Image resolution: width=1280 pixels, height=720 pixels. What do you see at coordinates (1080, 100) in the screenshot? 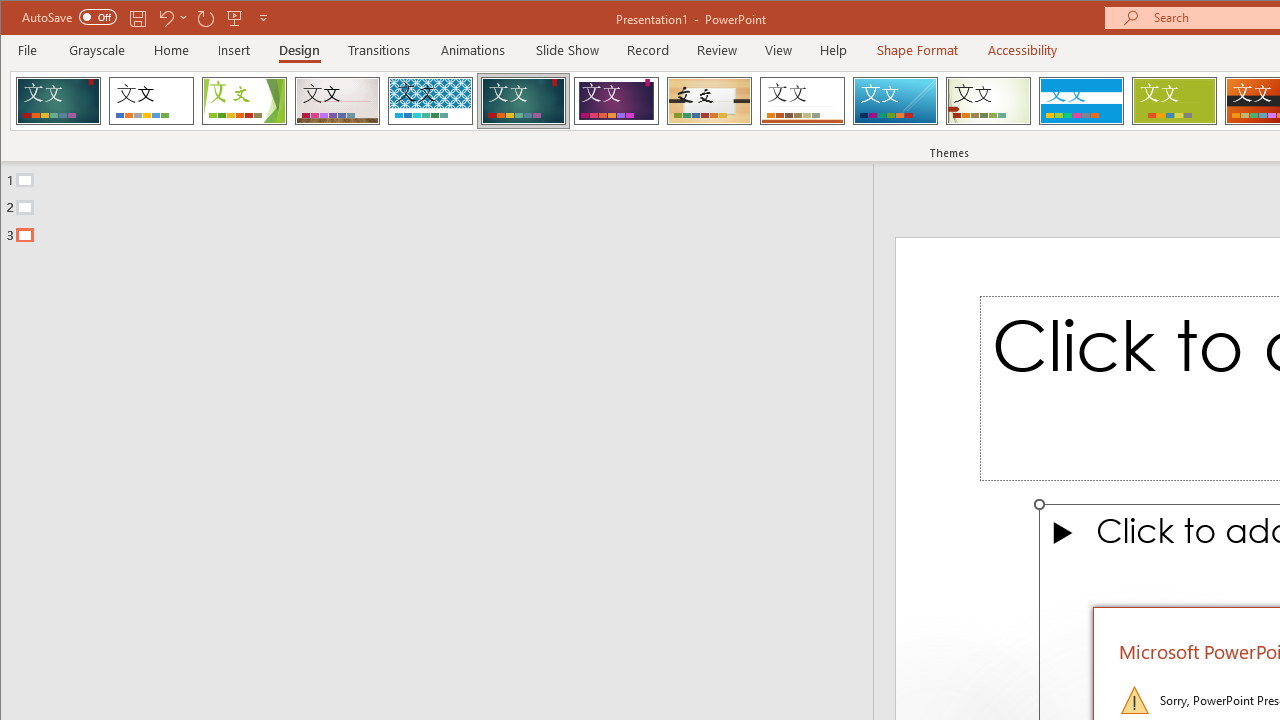
I see `'Banded'` at bounding box center [1080, 100].